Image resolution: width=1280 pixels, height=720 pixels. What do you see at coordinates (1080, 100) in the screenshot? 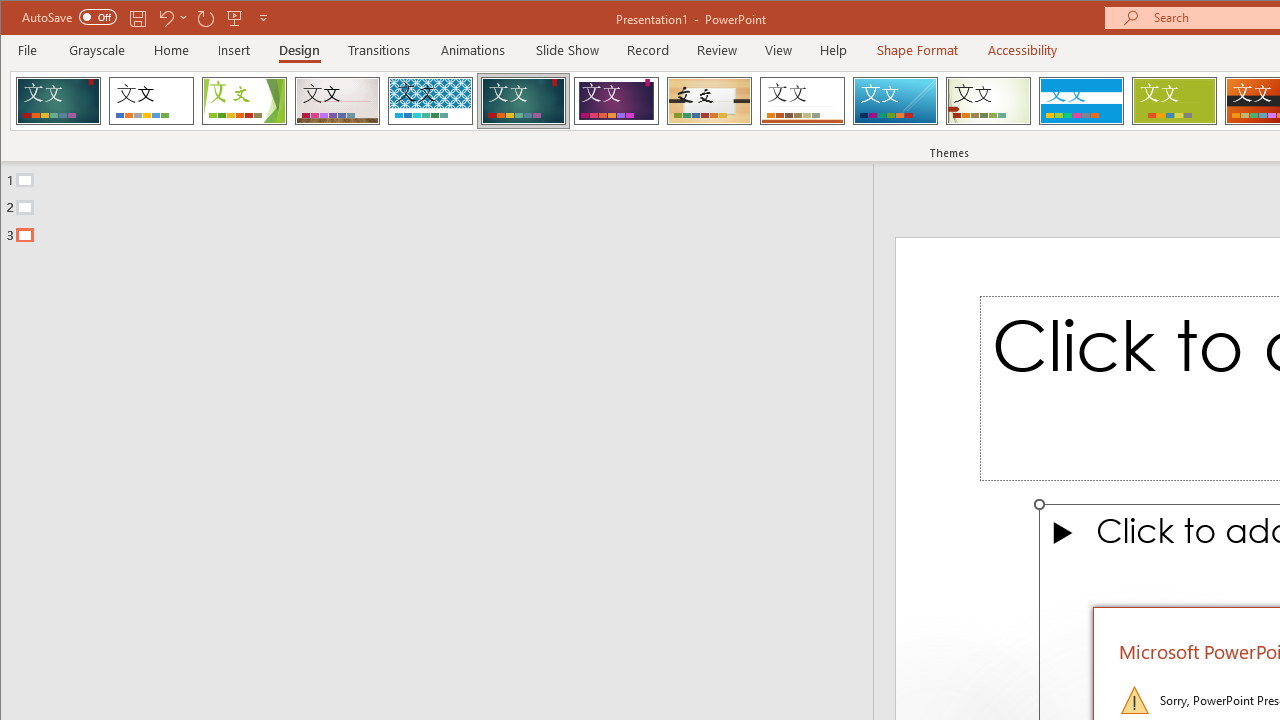
I see `'Banded'` at bounding box center [1080, 100].